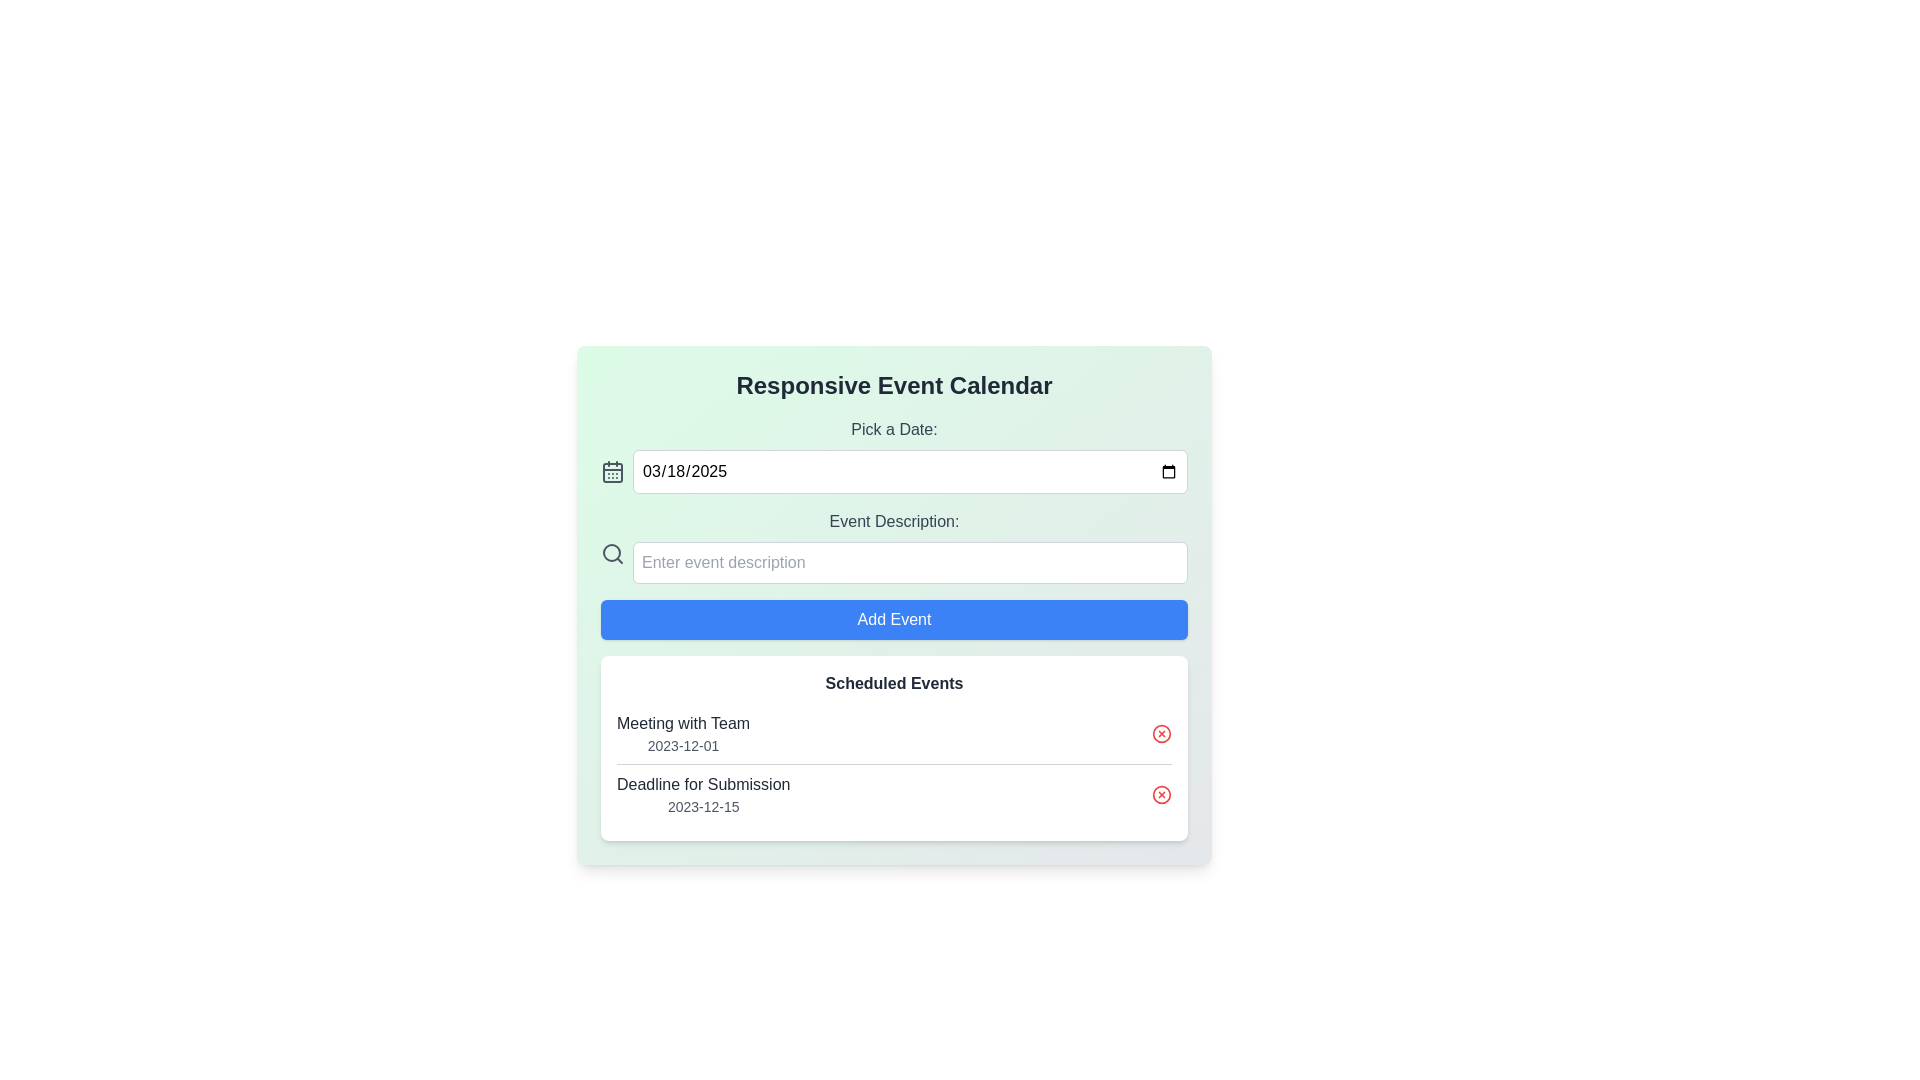 This screenshot has width=1920, height=1080. I want to click on the first scheduled meeting event displayed in the 'Scheduled Events' section by moving the cursor to its location, so click(683, 733).